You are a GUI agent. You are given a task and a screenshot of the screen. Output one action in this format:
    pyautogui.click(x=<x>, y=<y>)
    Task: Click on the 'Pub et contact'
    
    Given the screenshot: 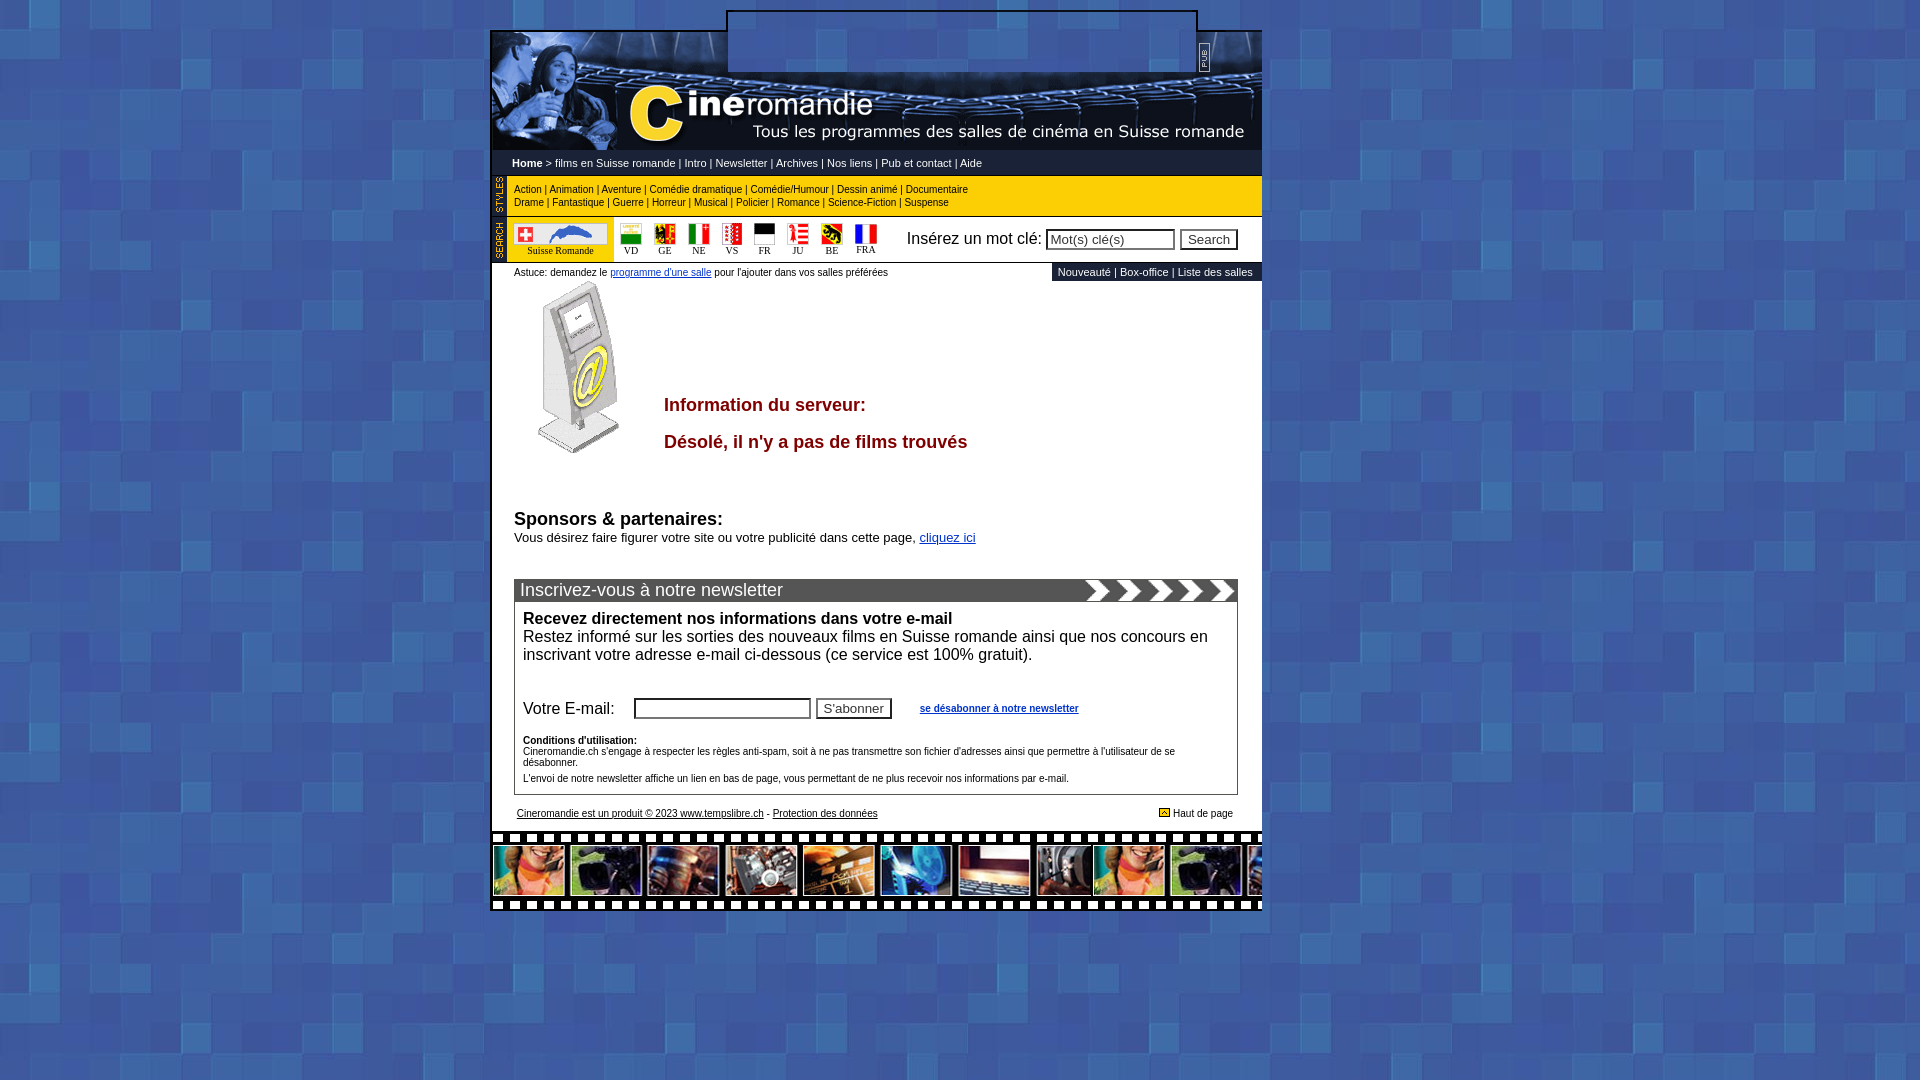 What is the action you would take?
    pyautogui.click(x=880, y=161)
    